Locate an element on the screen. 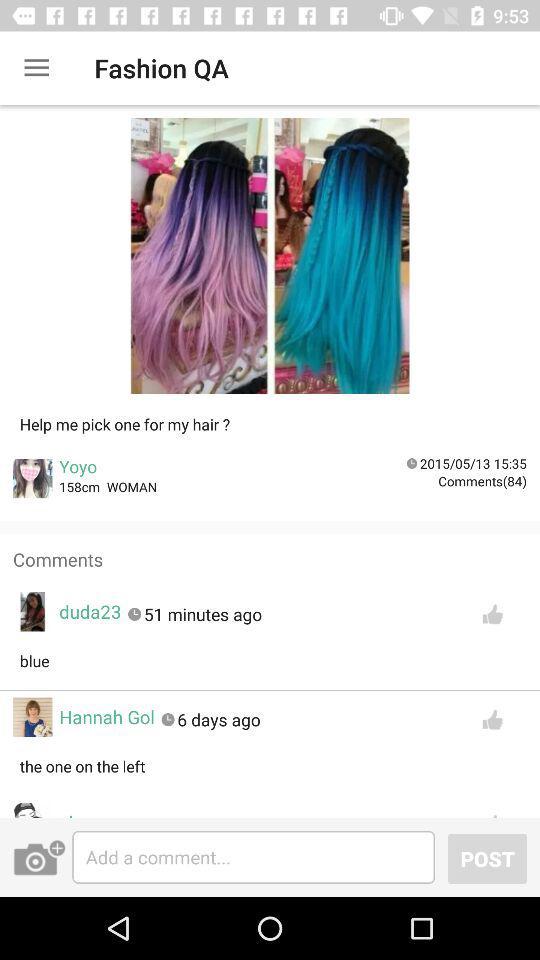  like comment is located at coordinates (491, 719).